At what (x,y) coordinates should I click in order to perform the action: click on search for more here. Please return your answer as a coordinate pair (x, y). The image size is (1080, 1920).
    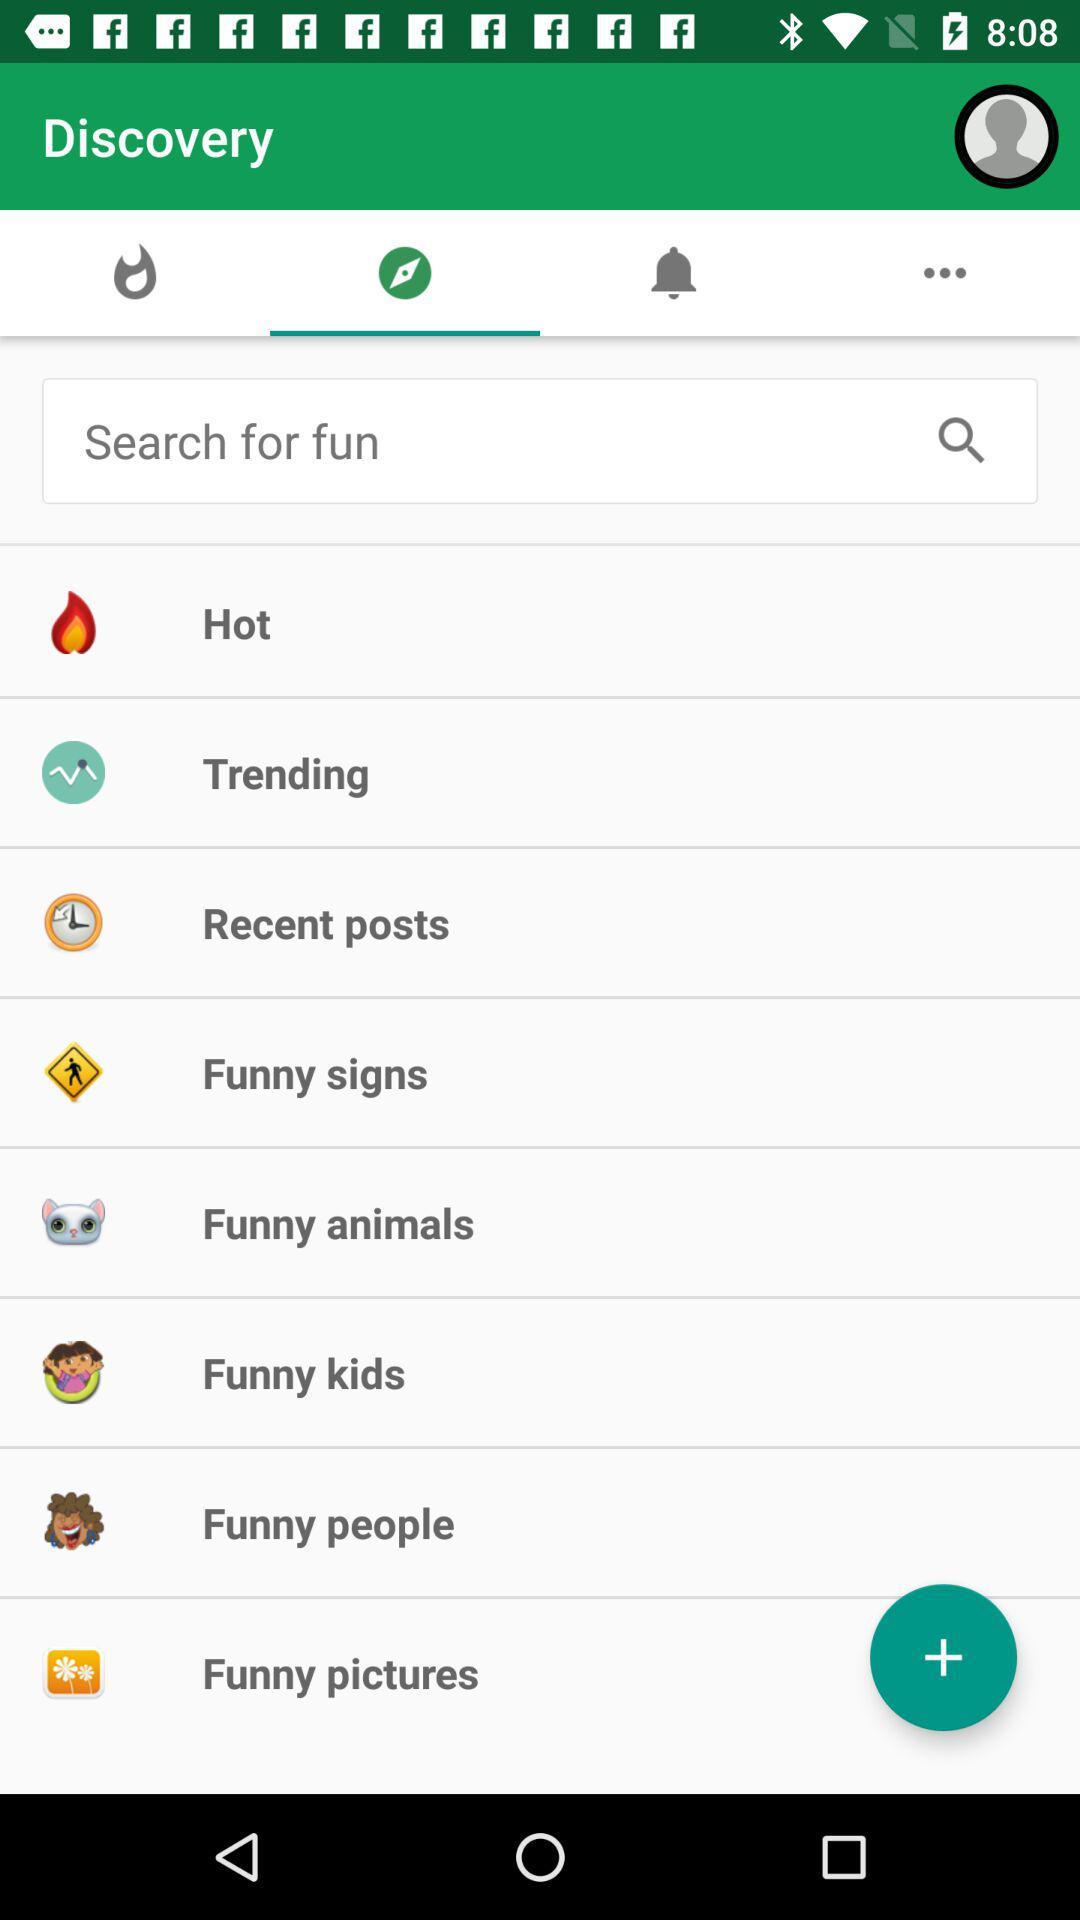
    Looking at the image, I should click on (491, 439).